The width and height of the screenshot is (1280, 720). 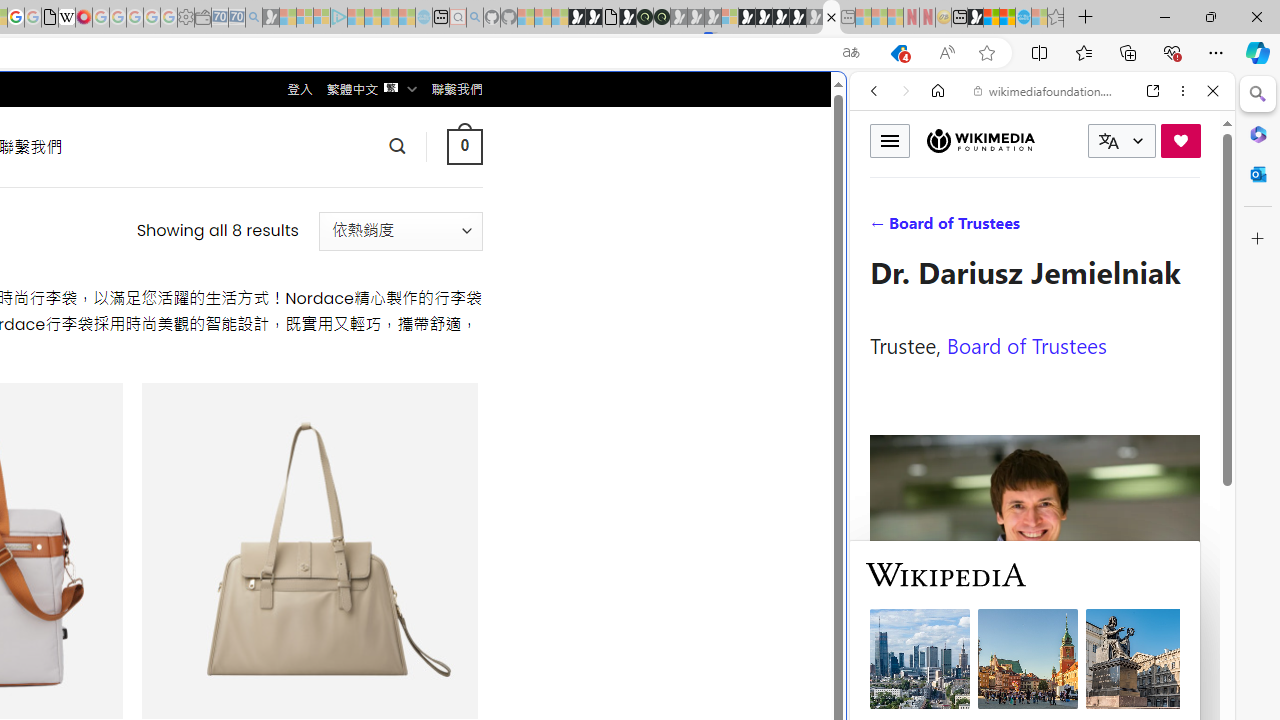 What do you see at coordinates (276, 265) in the screenshot?
I see `'Tabs you'` at bounding box center [276, 265].